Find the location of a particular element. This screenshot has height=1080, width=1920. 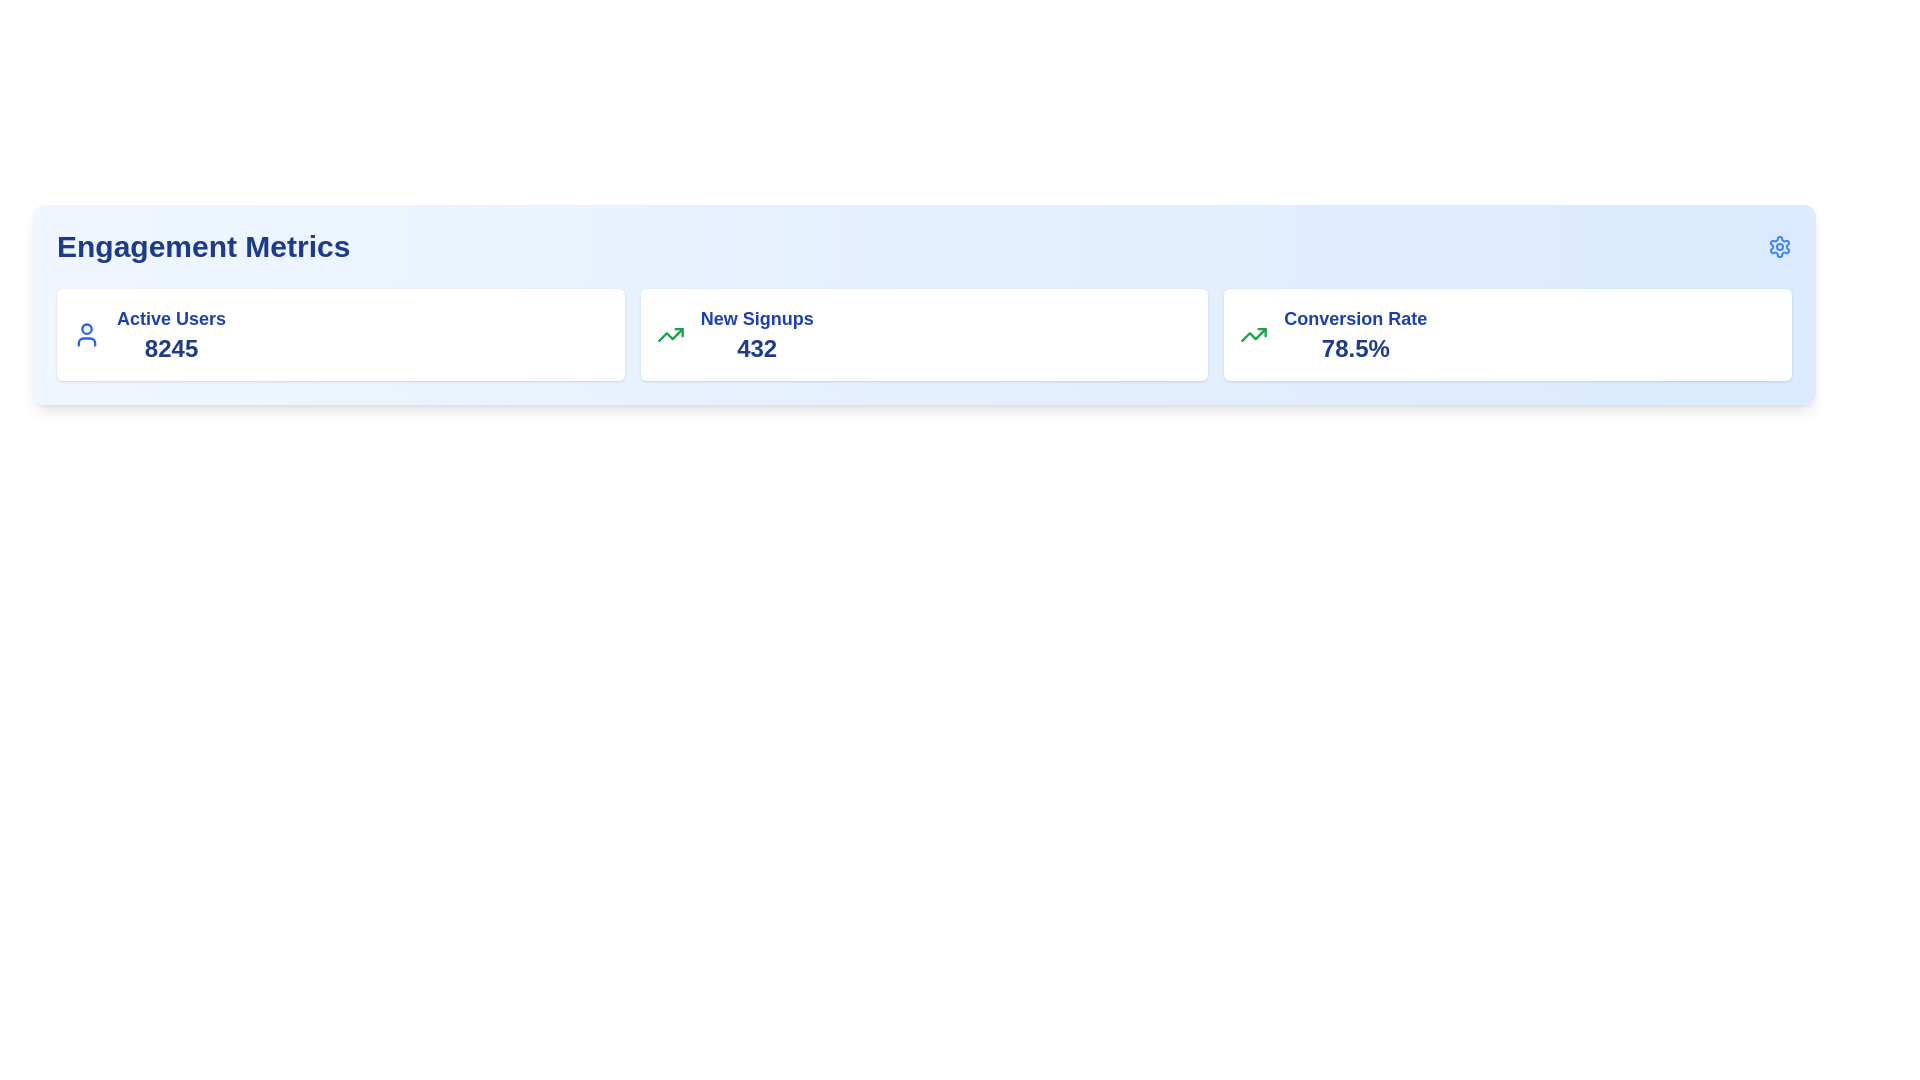

the Informational Text Block that displays the current number of active users, located at the top-left corner of the first card under 'Engagement Metrics' is located at coordinates (171, 334).